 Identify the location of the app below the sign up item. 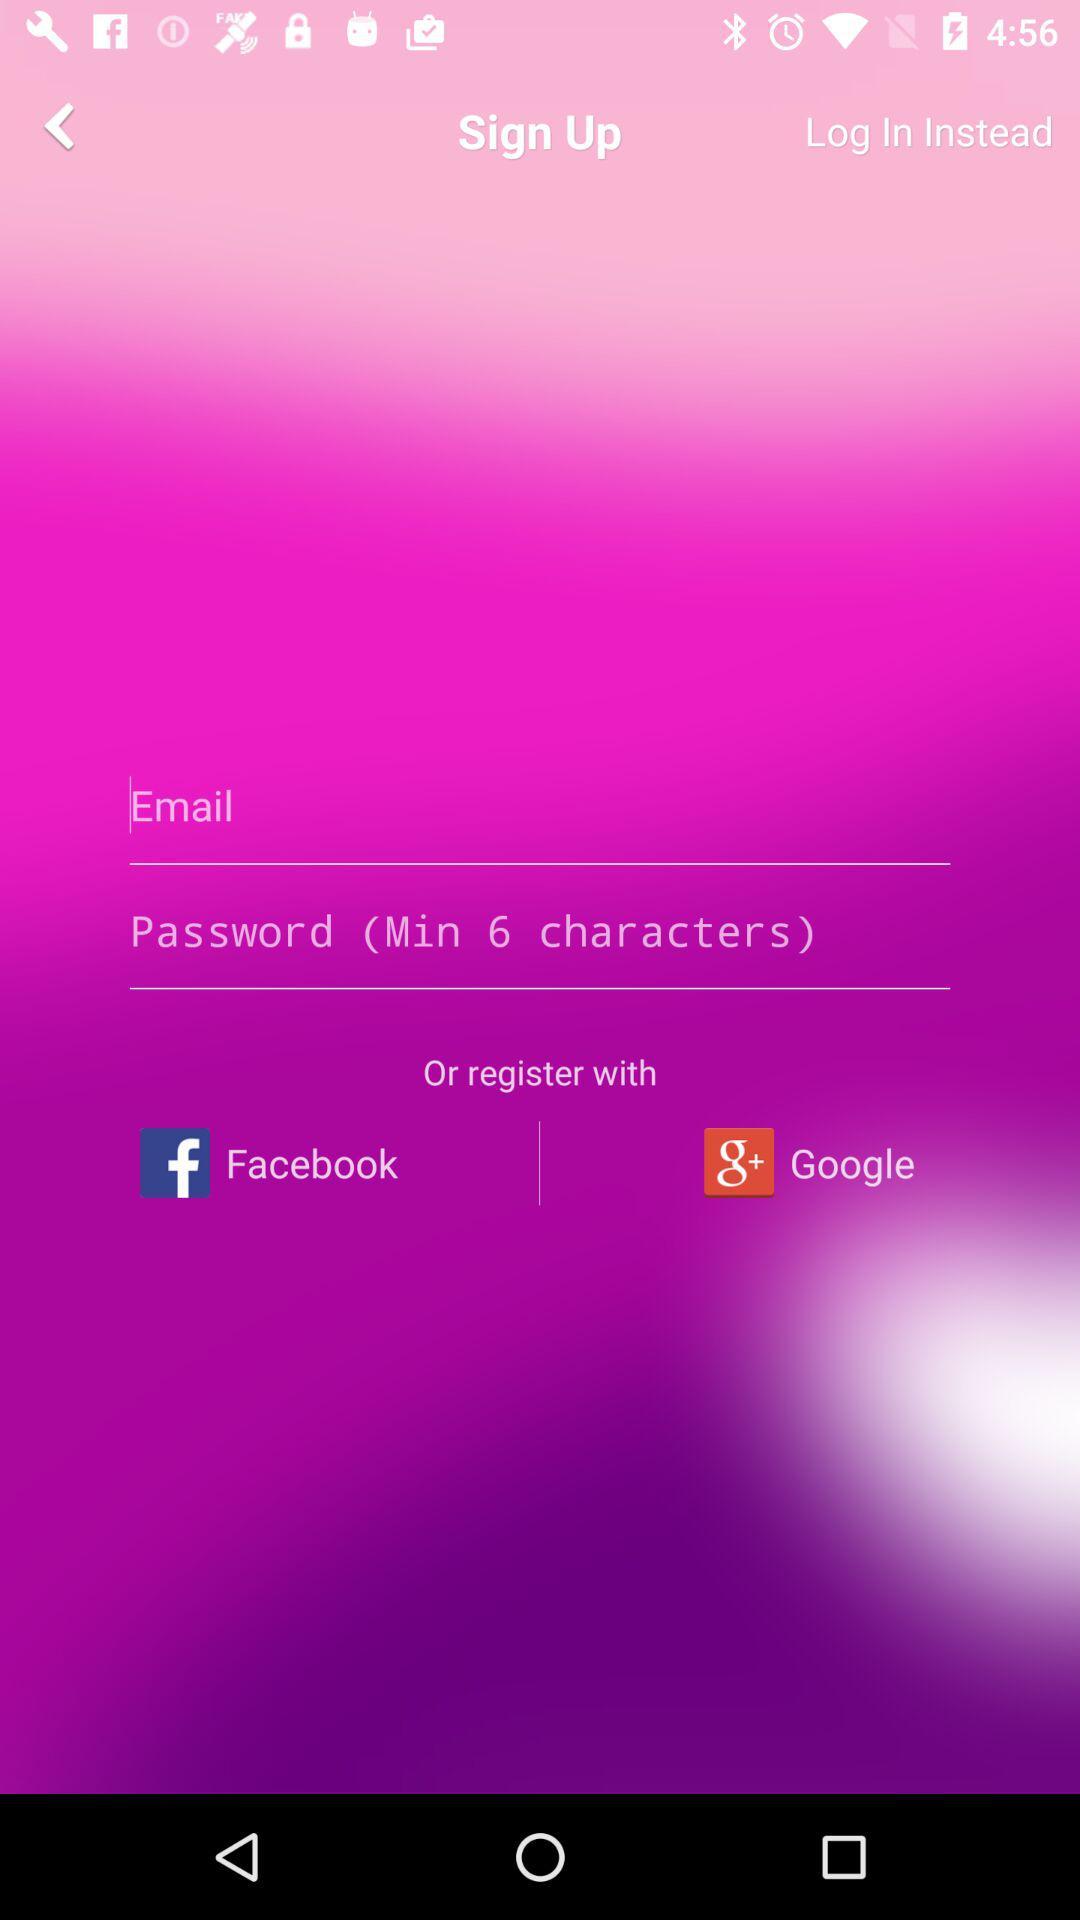
(540, 805).